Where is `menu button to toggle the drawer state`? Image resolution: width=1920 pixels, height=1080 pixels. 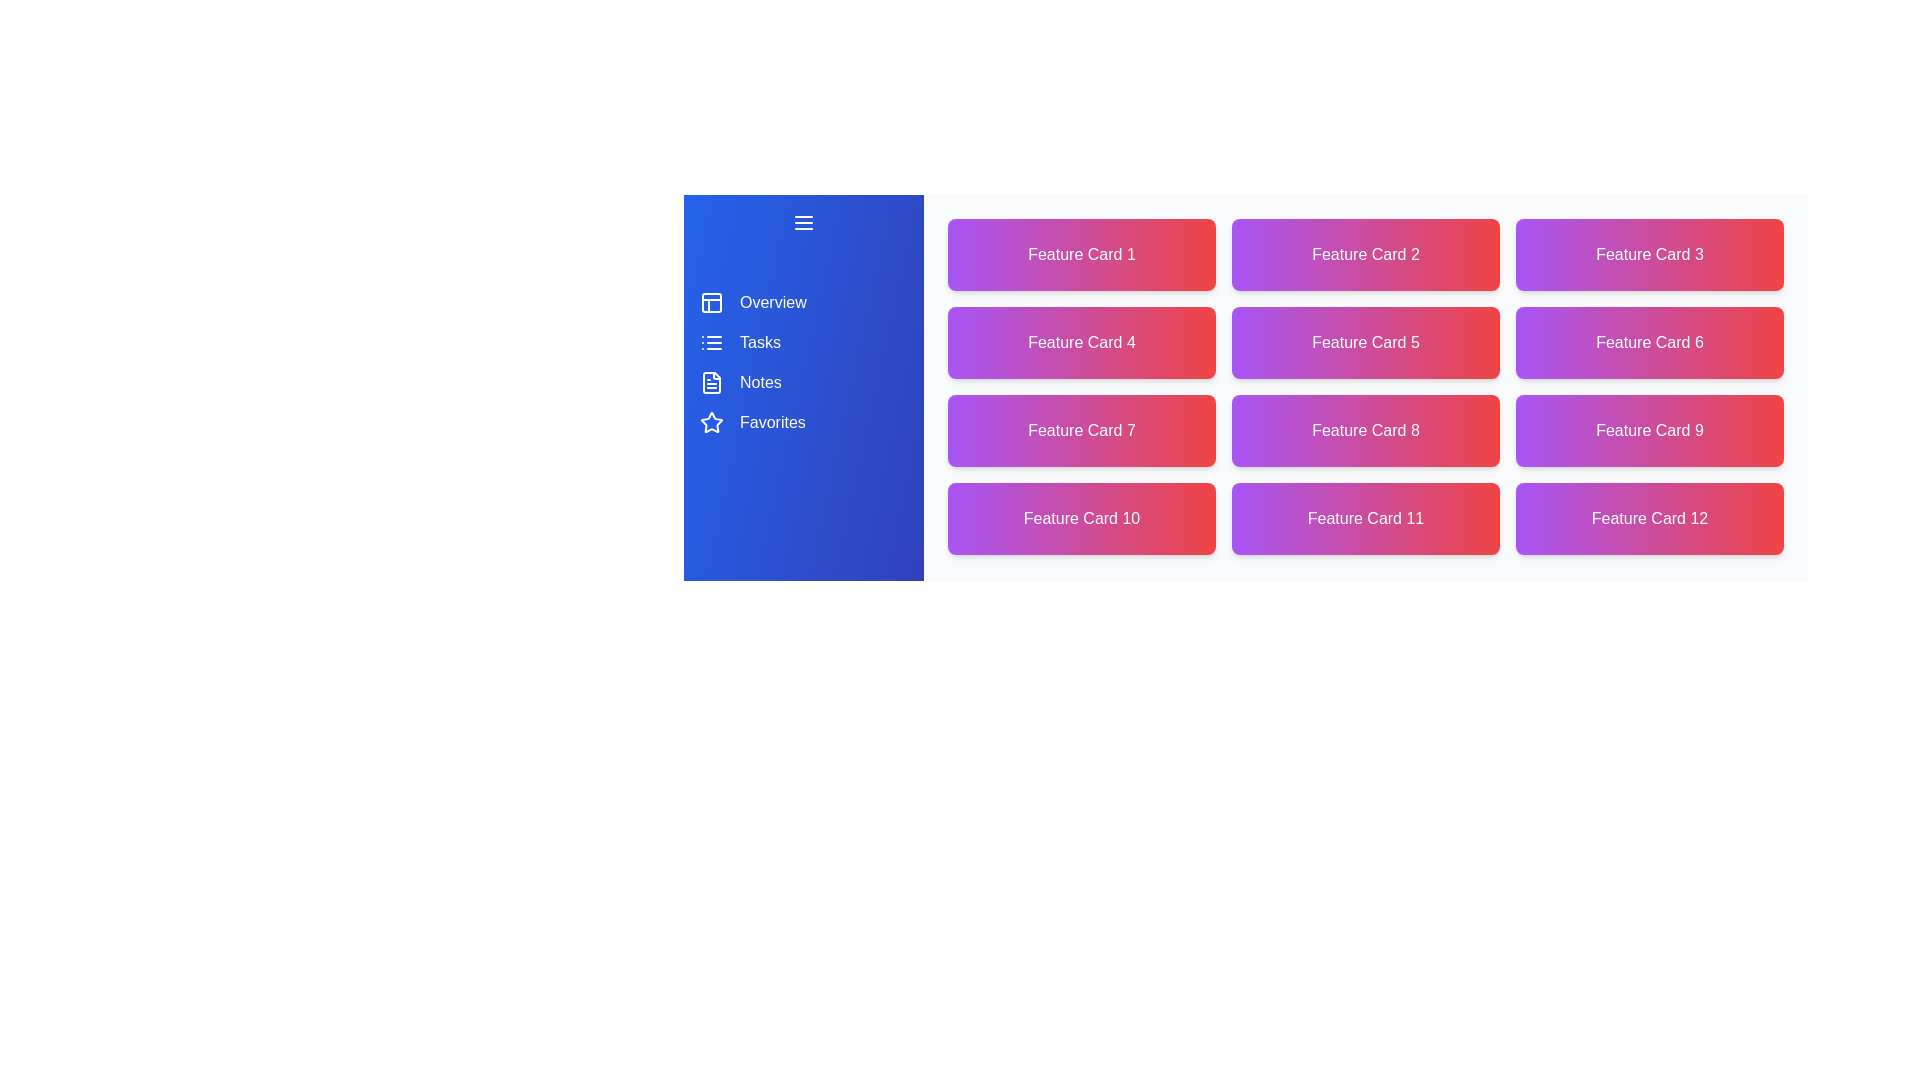 menu button to toggle the drawer state is located at coordinates (804, 223).